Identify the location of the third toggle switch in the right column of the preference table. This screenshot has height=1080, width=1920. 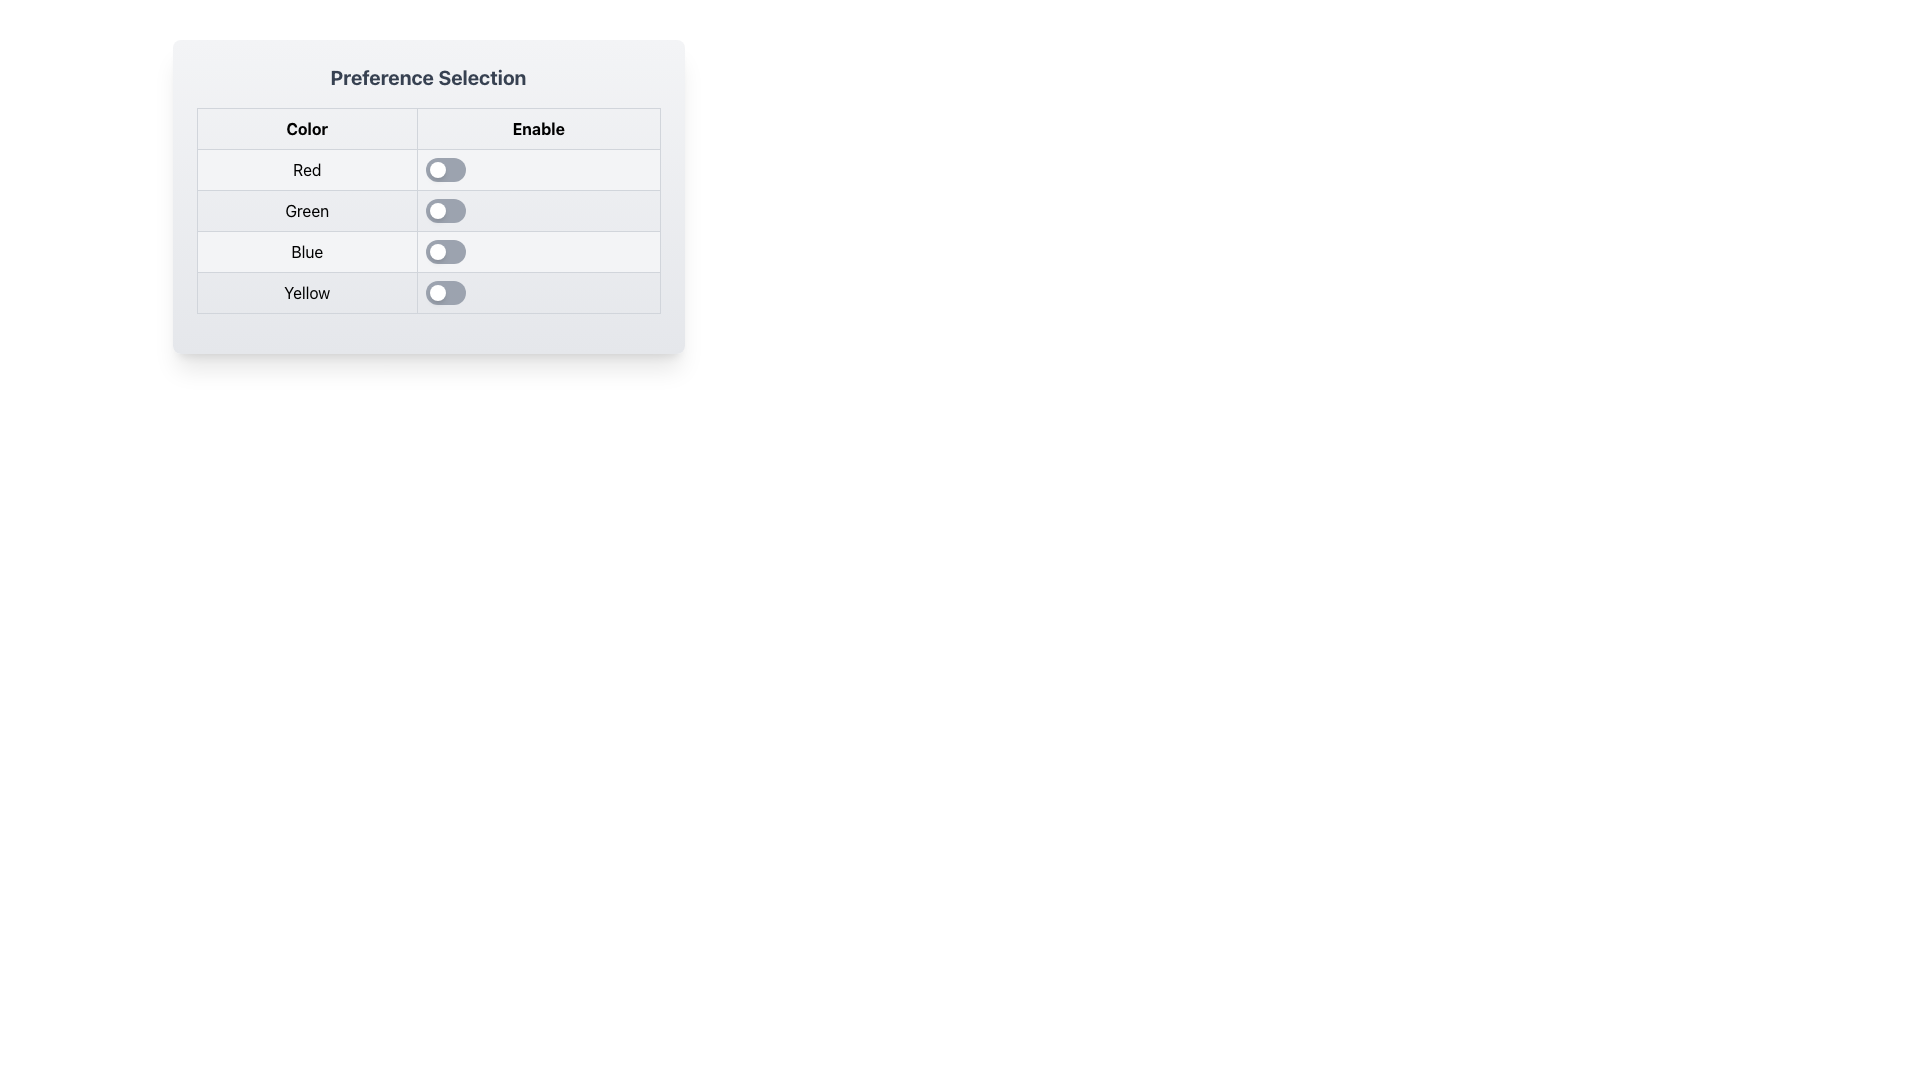
(427, 250).